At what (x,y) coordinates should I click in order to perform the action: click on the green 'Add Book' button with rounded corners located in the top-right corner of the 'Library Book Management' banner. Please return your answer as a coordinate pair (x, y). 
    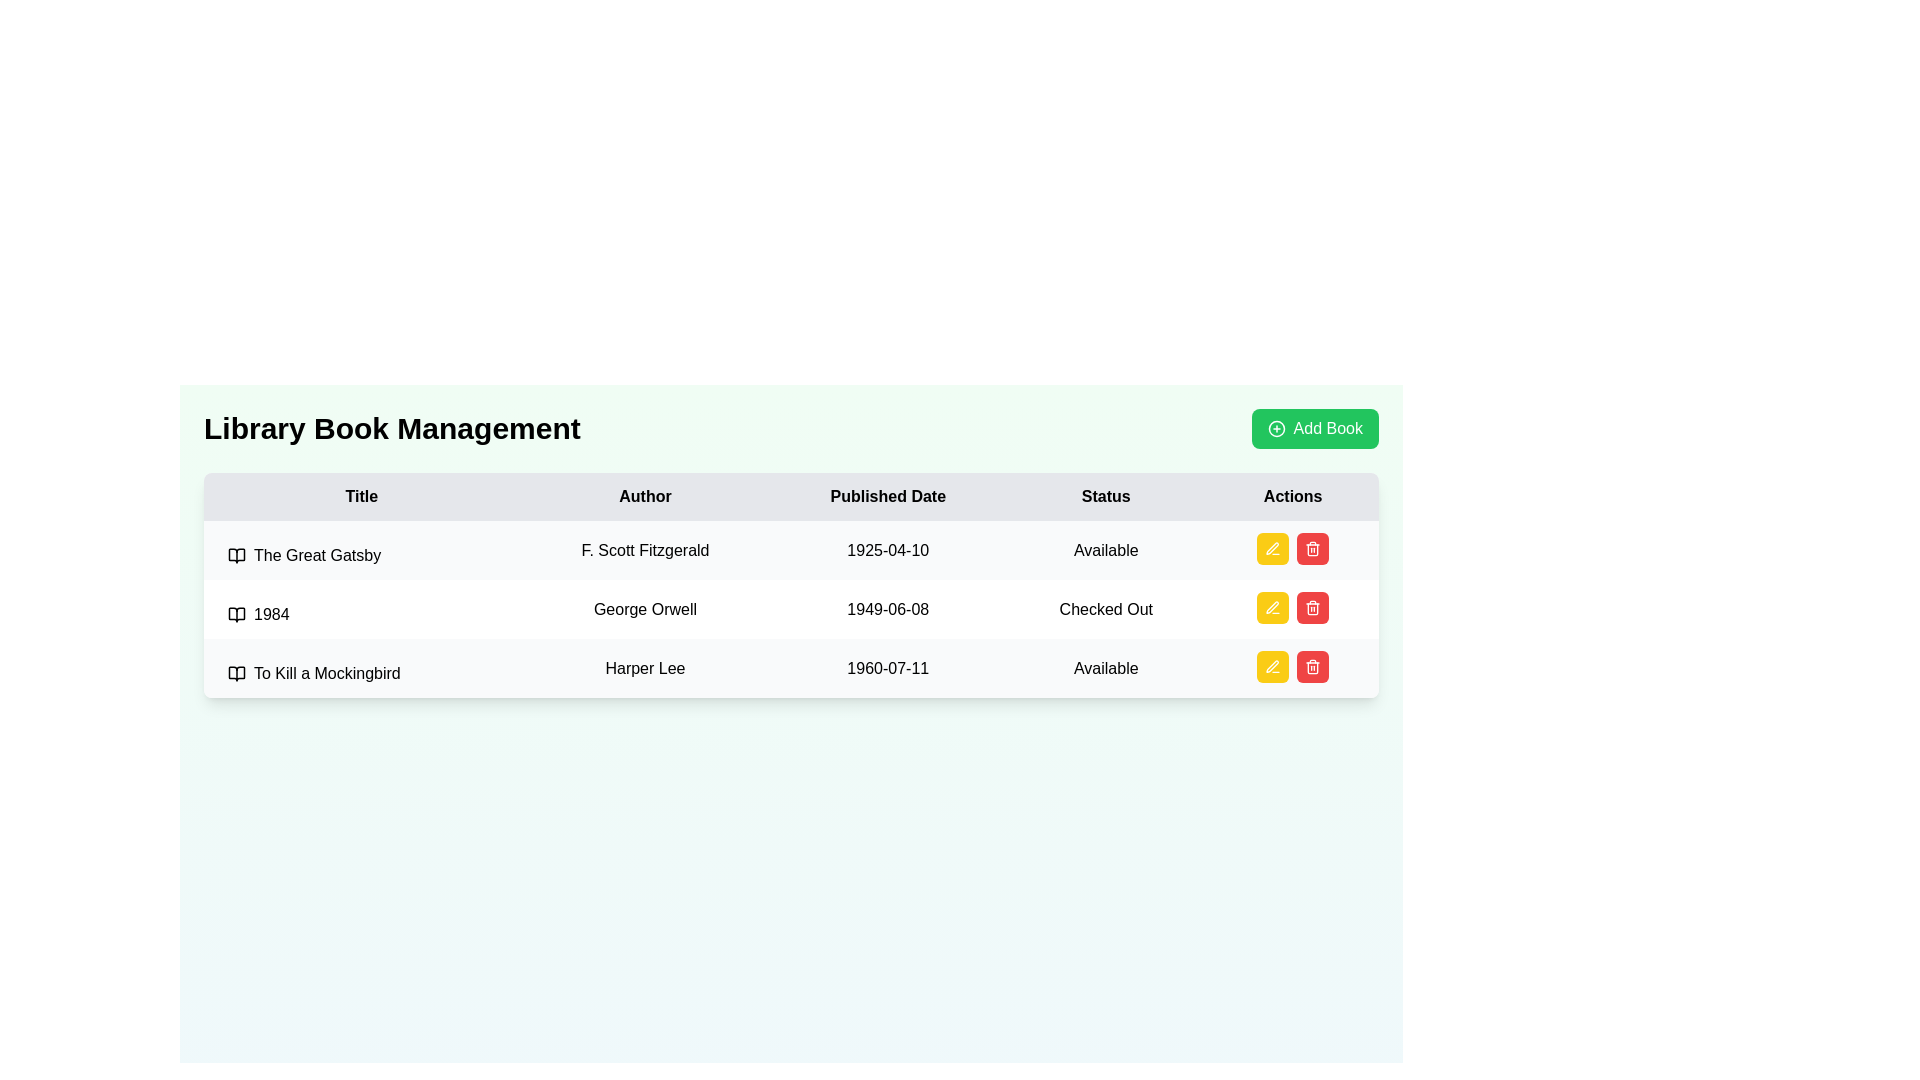
    Looking at the image, I should click on (1315, 427).